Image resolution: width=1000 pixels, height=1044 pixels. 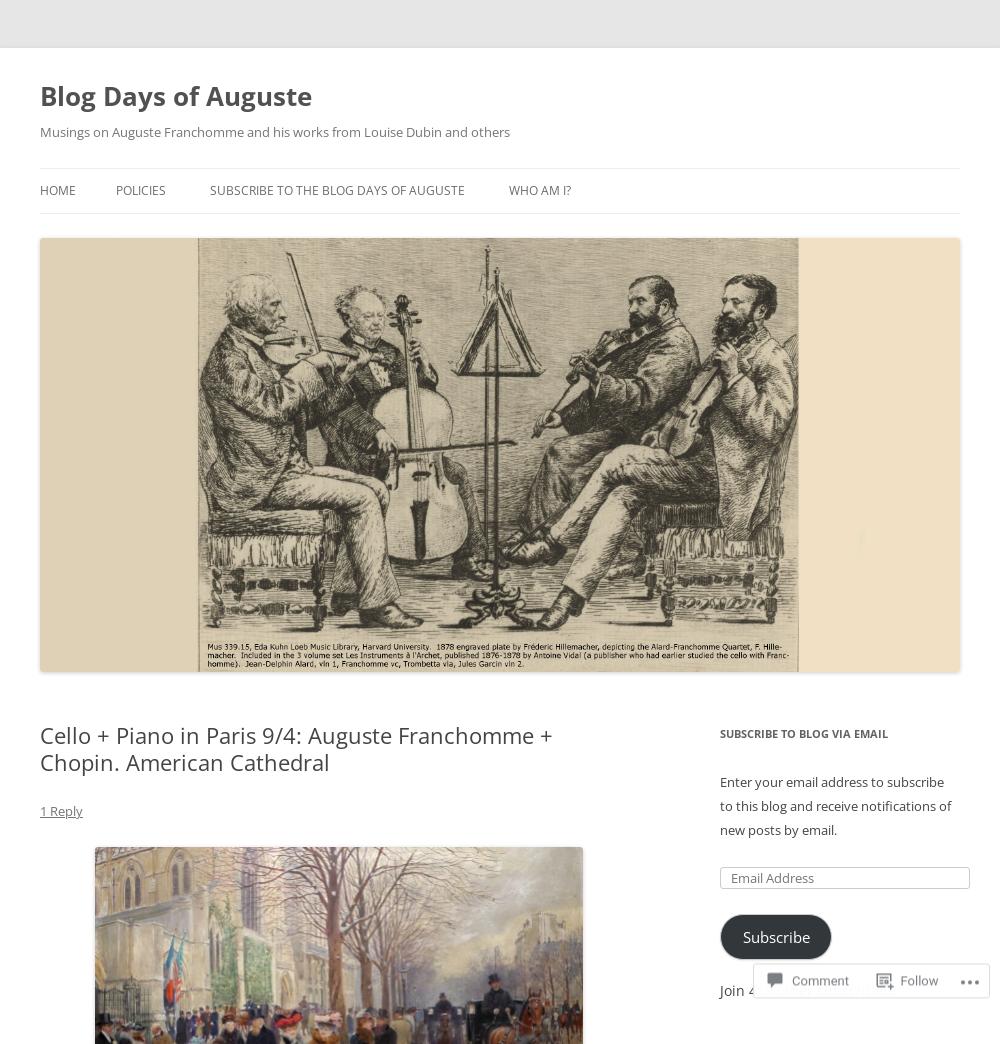 I want to click on 'Blog Days of Auguste', so click(x=176, y=96).